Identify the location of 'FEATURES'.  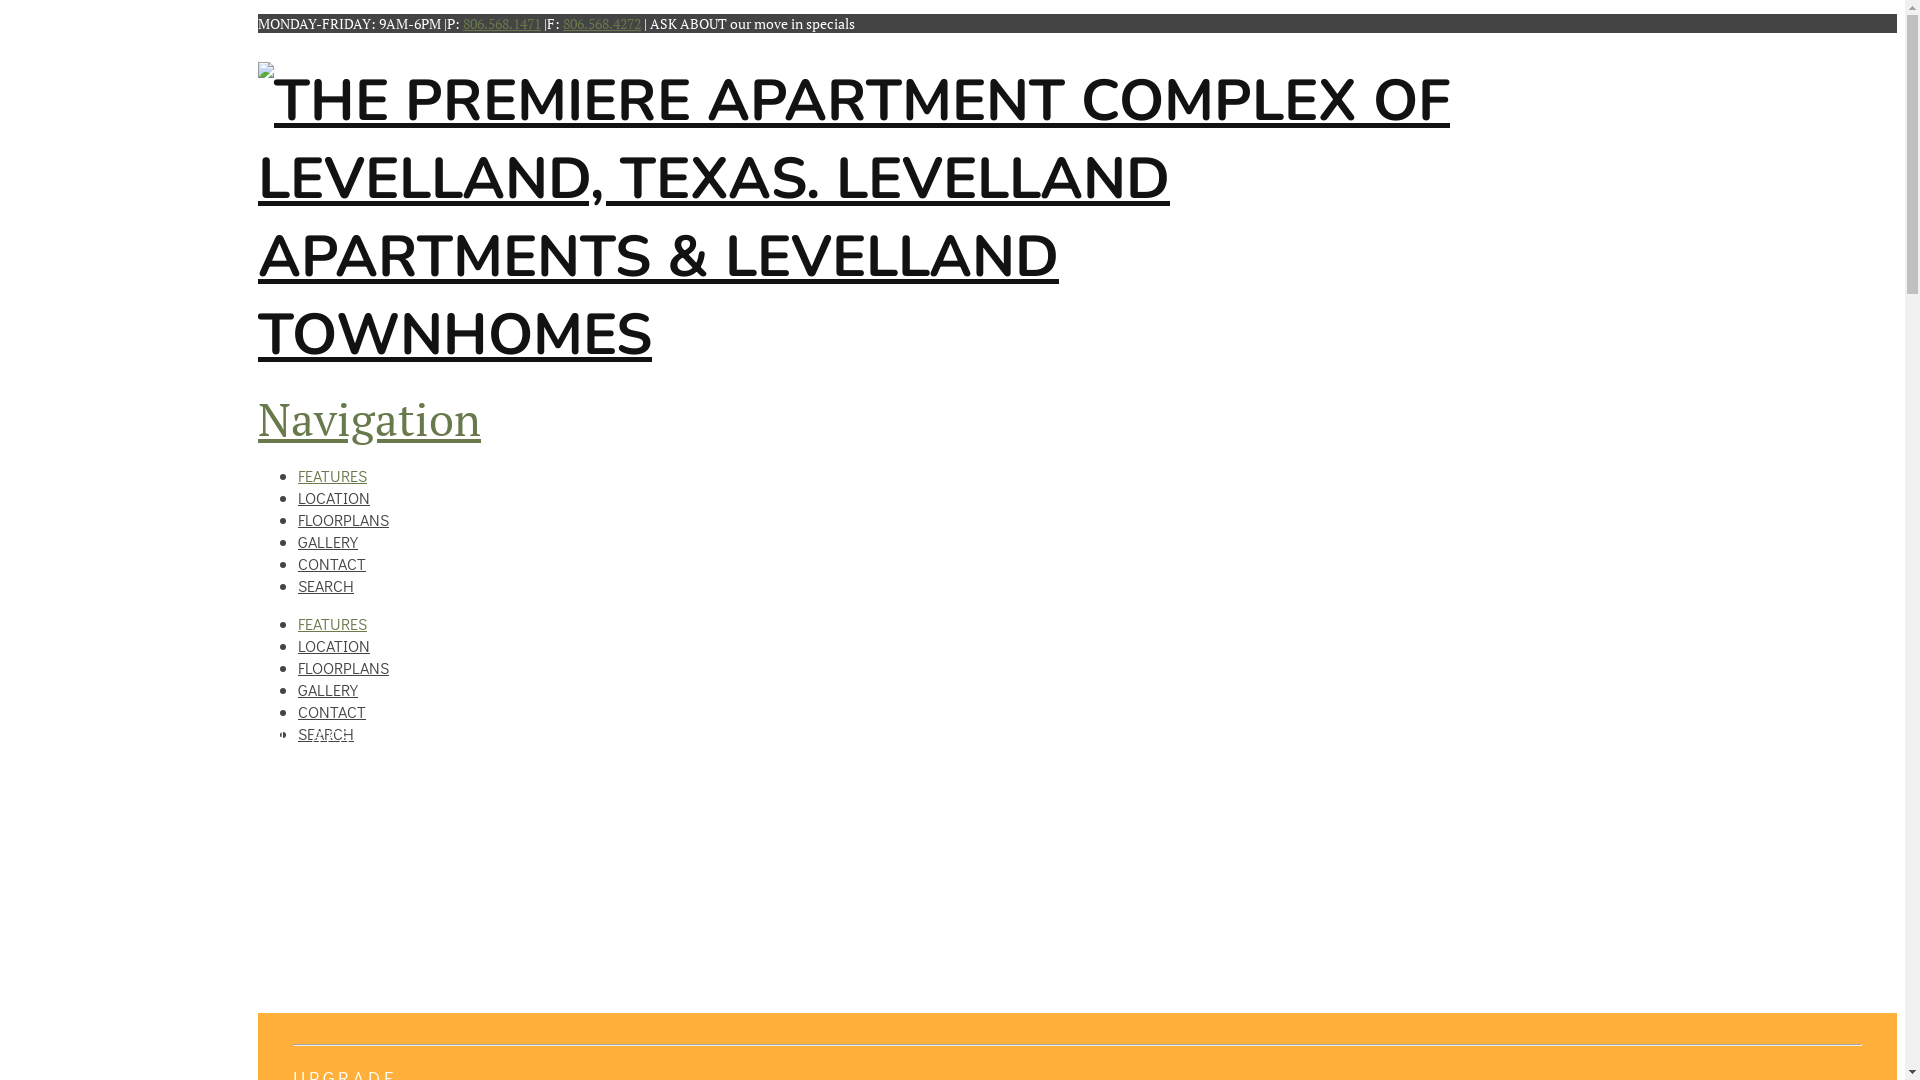
(332, 469).